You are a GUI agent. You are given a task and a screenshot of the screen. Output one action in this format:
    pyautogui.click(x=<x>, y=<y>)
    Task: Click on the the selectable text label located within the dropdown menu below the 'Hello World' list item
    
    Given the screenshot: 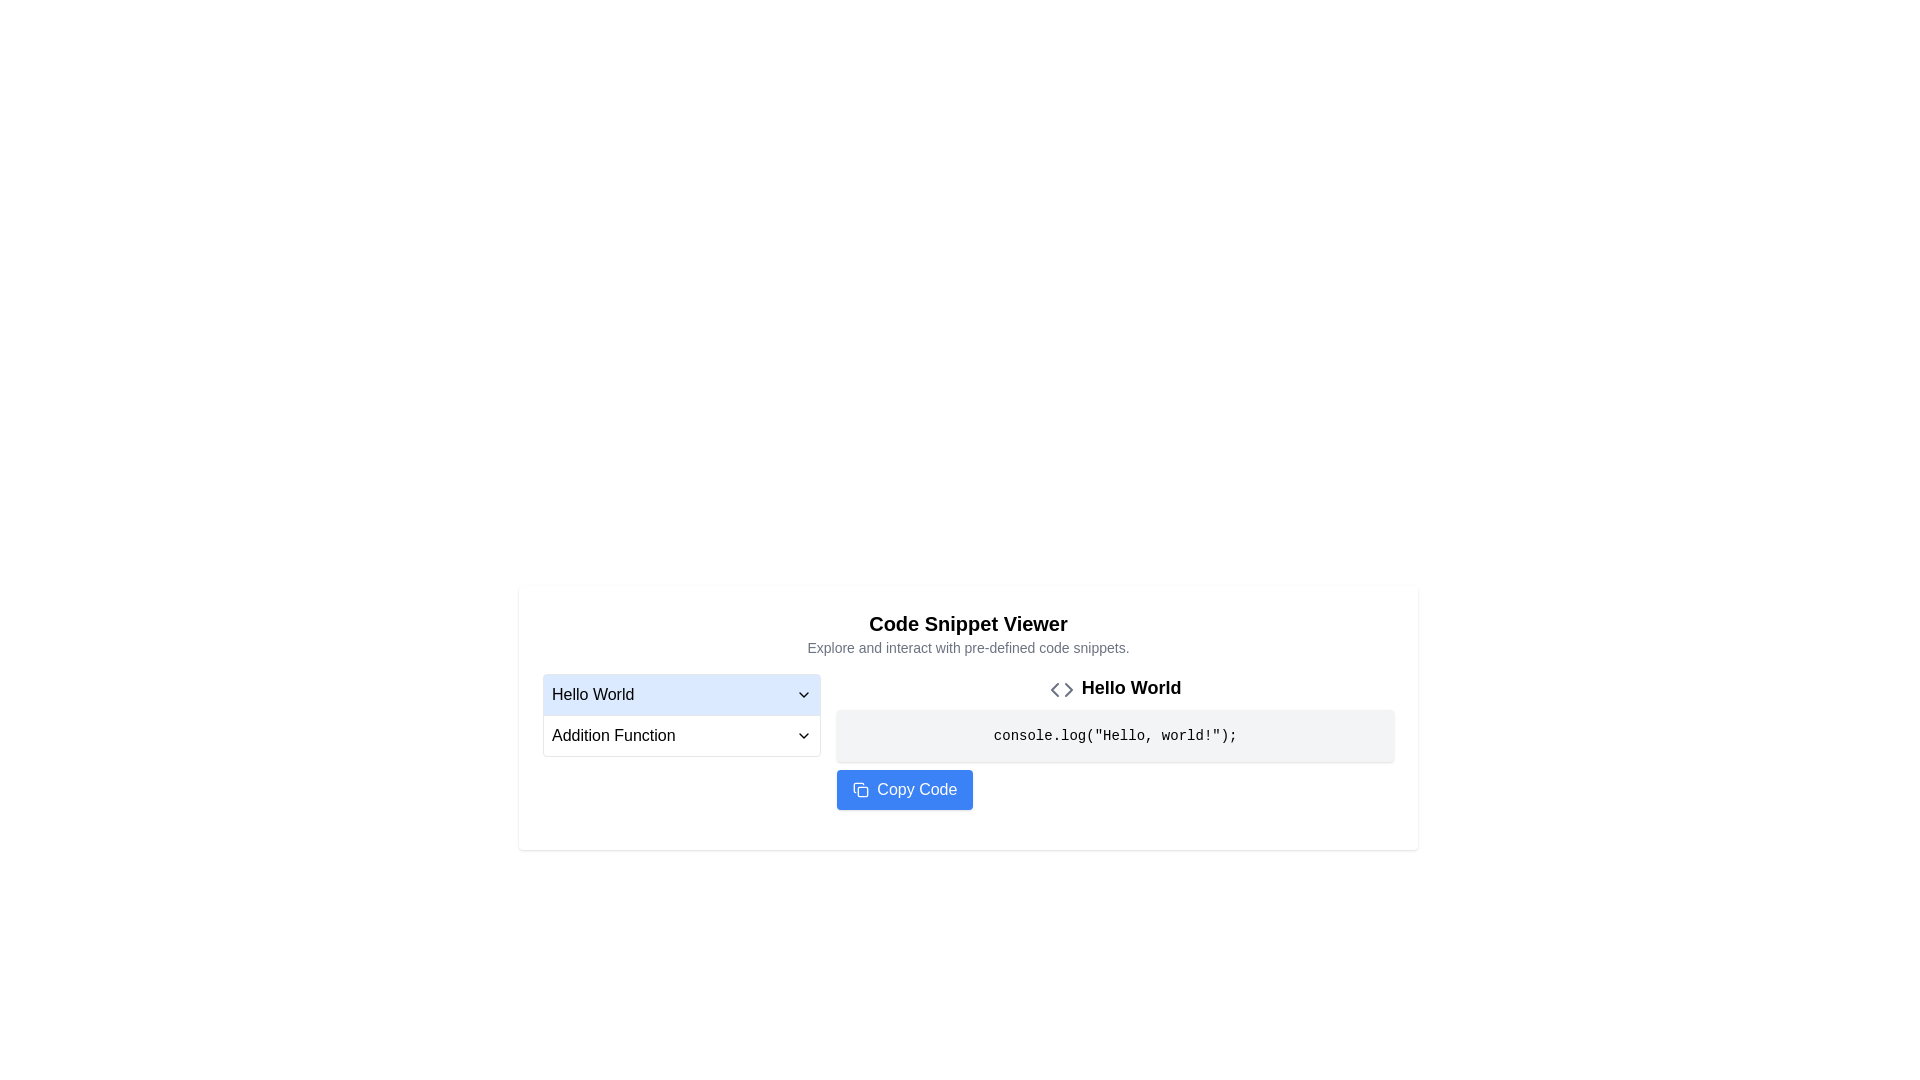 What is the action you would take?
    pyautogui.click(x=612, y=736)
    